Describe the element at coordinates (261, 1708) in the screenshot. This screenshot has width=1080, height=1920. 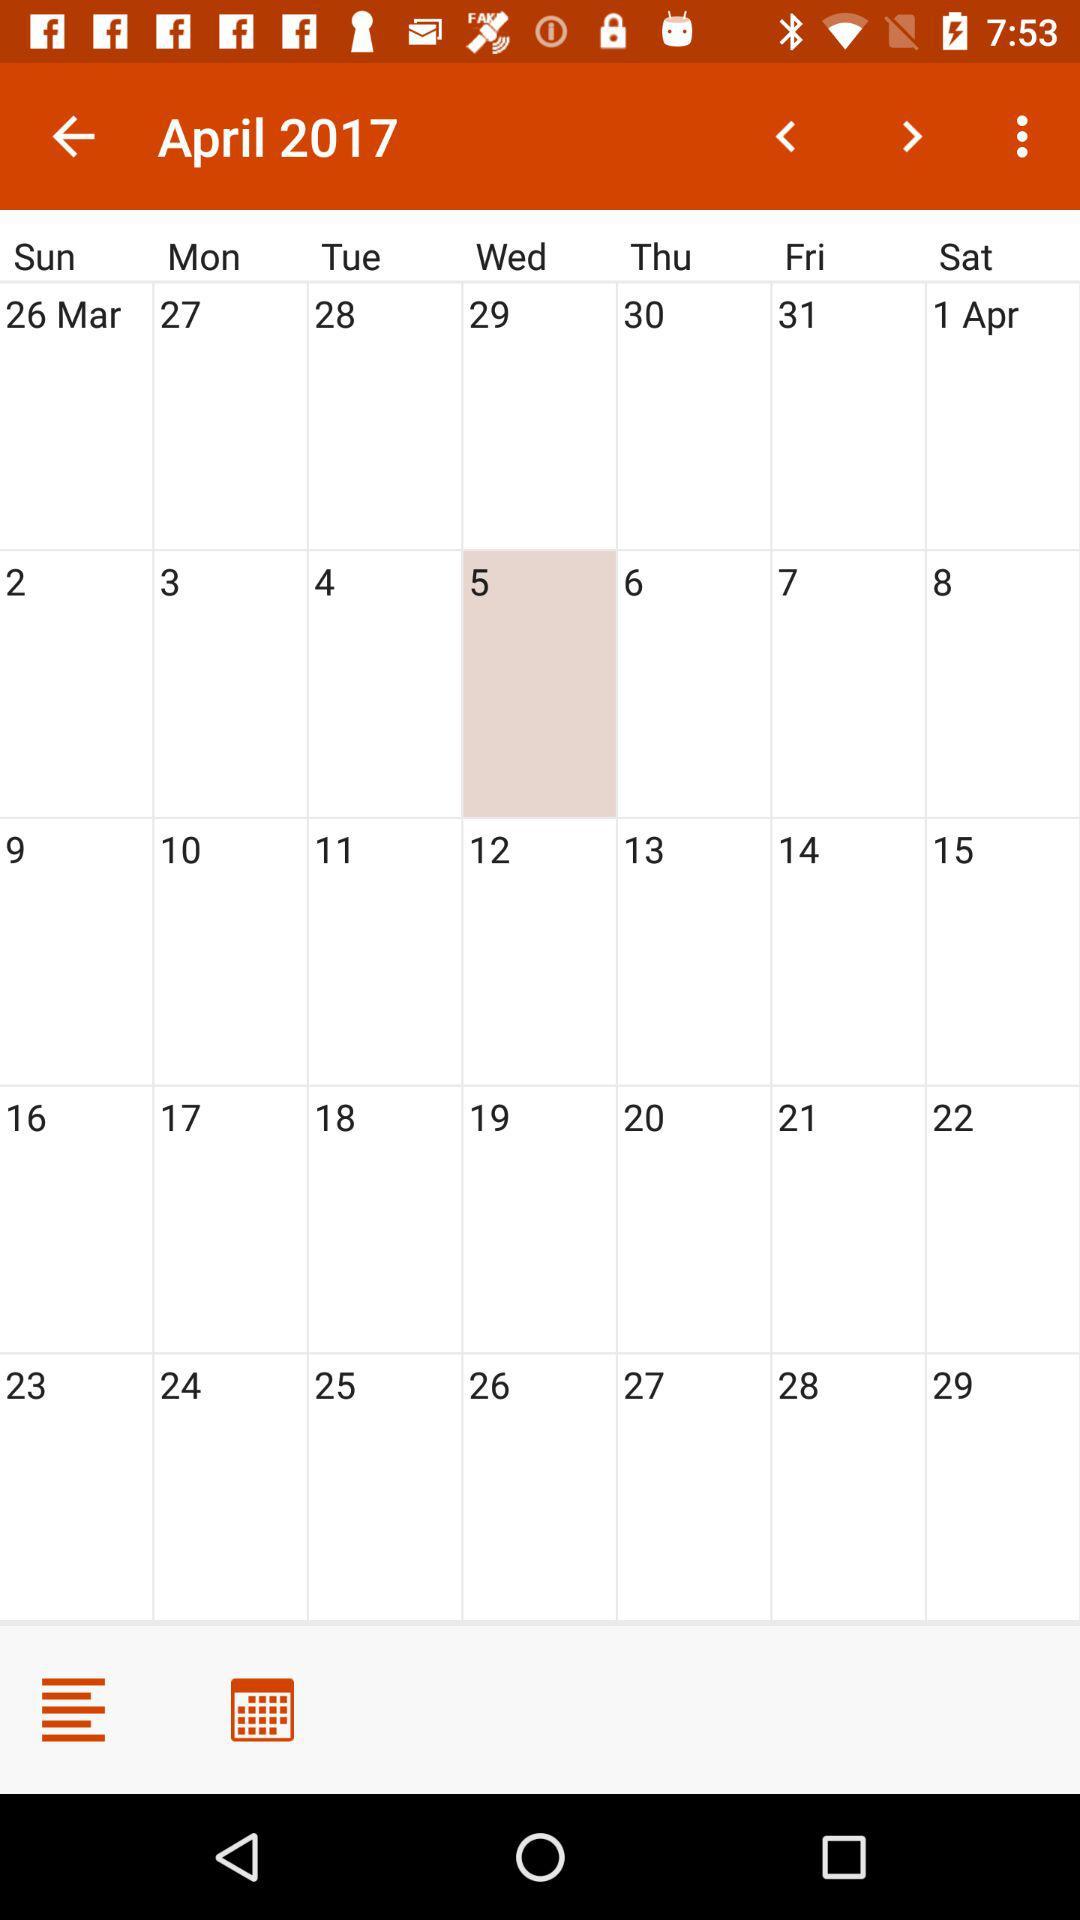
I see `calendar view change` at that location.